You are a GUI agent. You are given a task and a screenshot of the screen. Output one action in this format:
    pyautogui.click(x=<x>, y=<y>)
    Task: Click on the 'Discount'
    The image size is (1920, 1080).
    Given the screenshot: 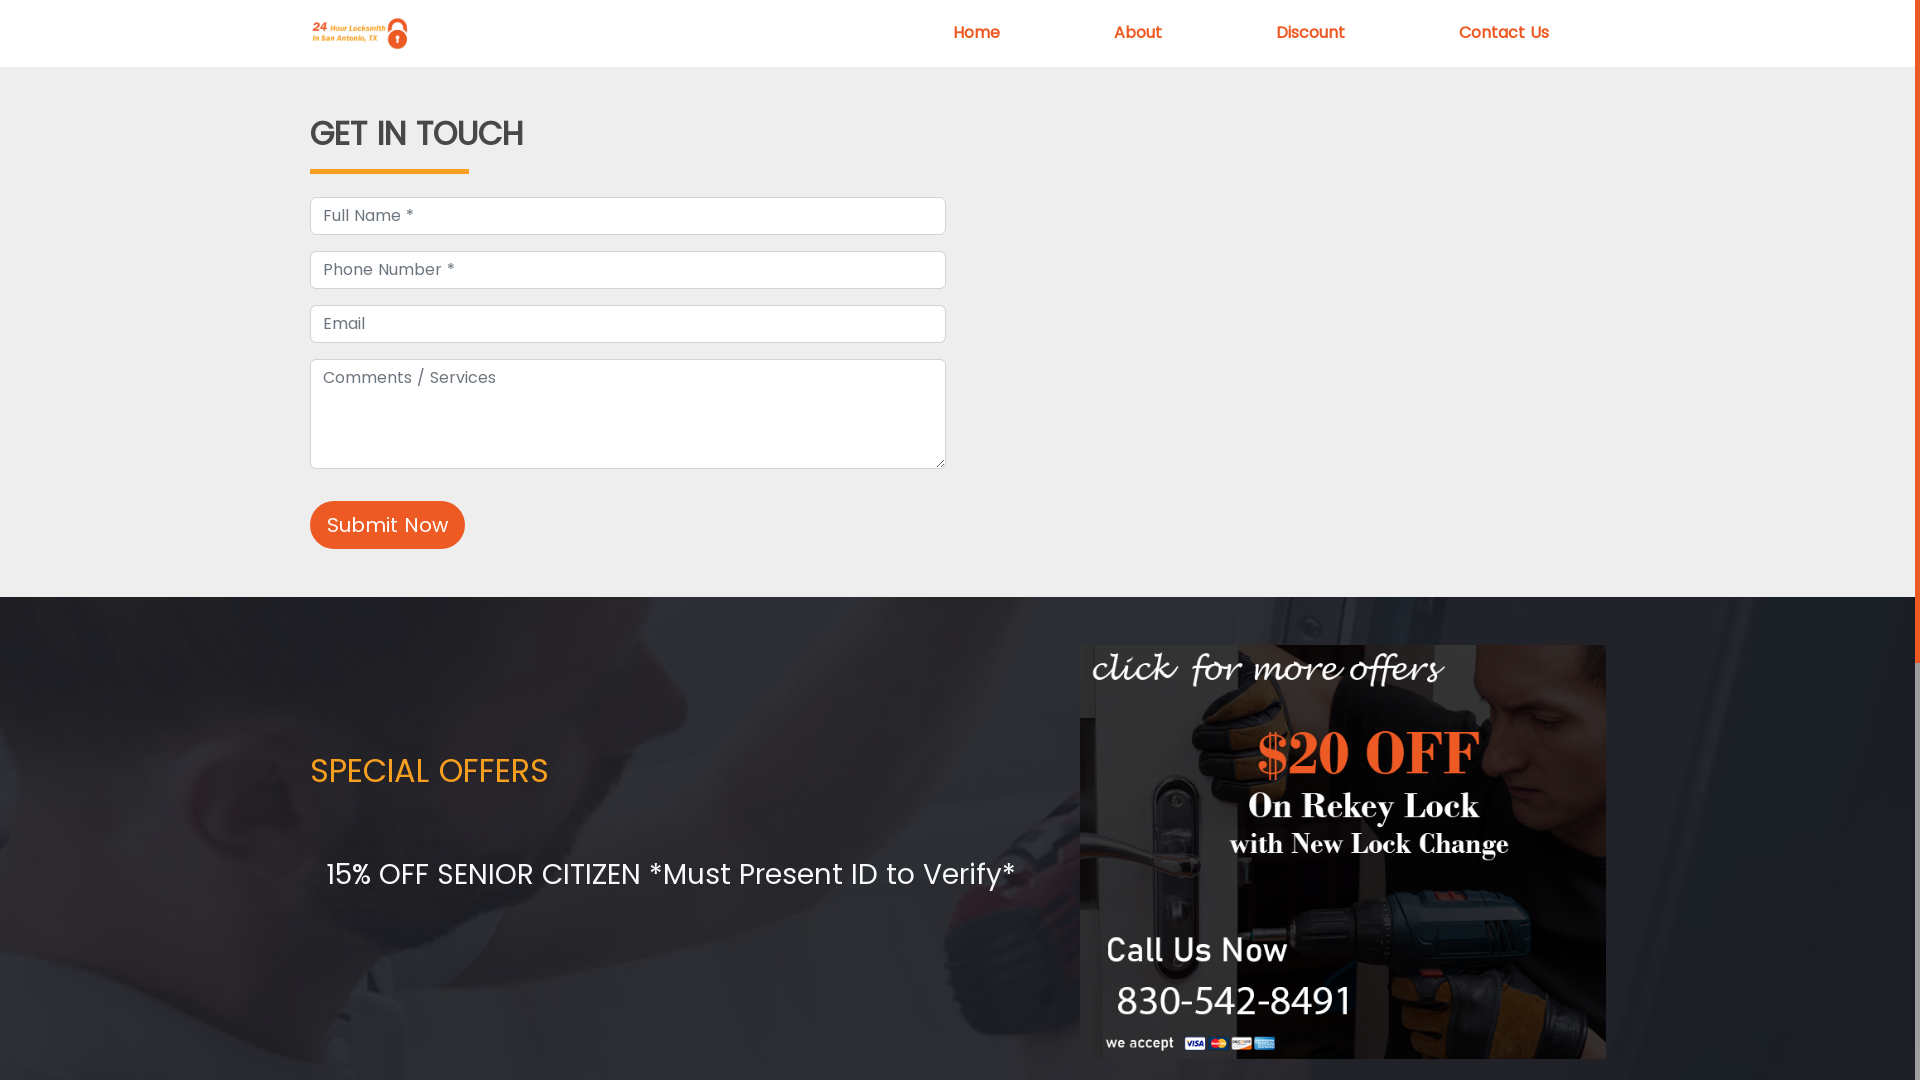 What is the action you would take?
    pyautogui.click(x=1309, y=33)
    